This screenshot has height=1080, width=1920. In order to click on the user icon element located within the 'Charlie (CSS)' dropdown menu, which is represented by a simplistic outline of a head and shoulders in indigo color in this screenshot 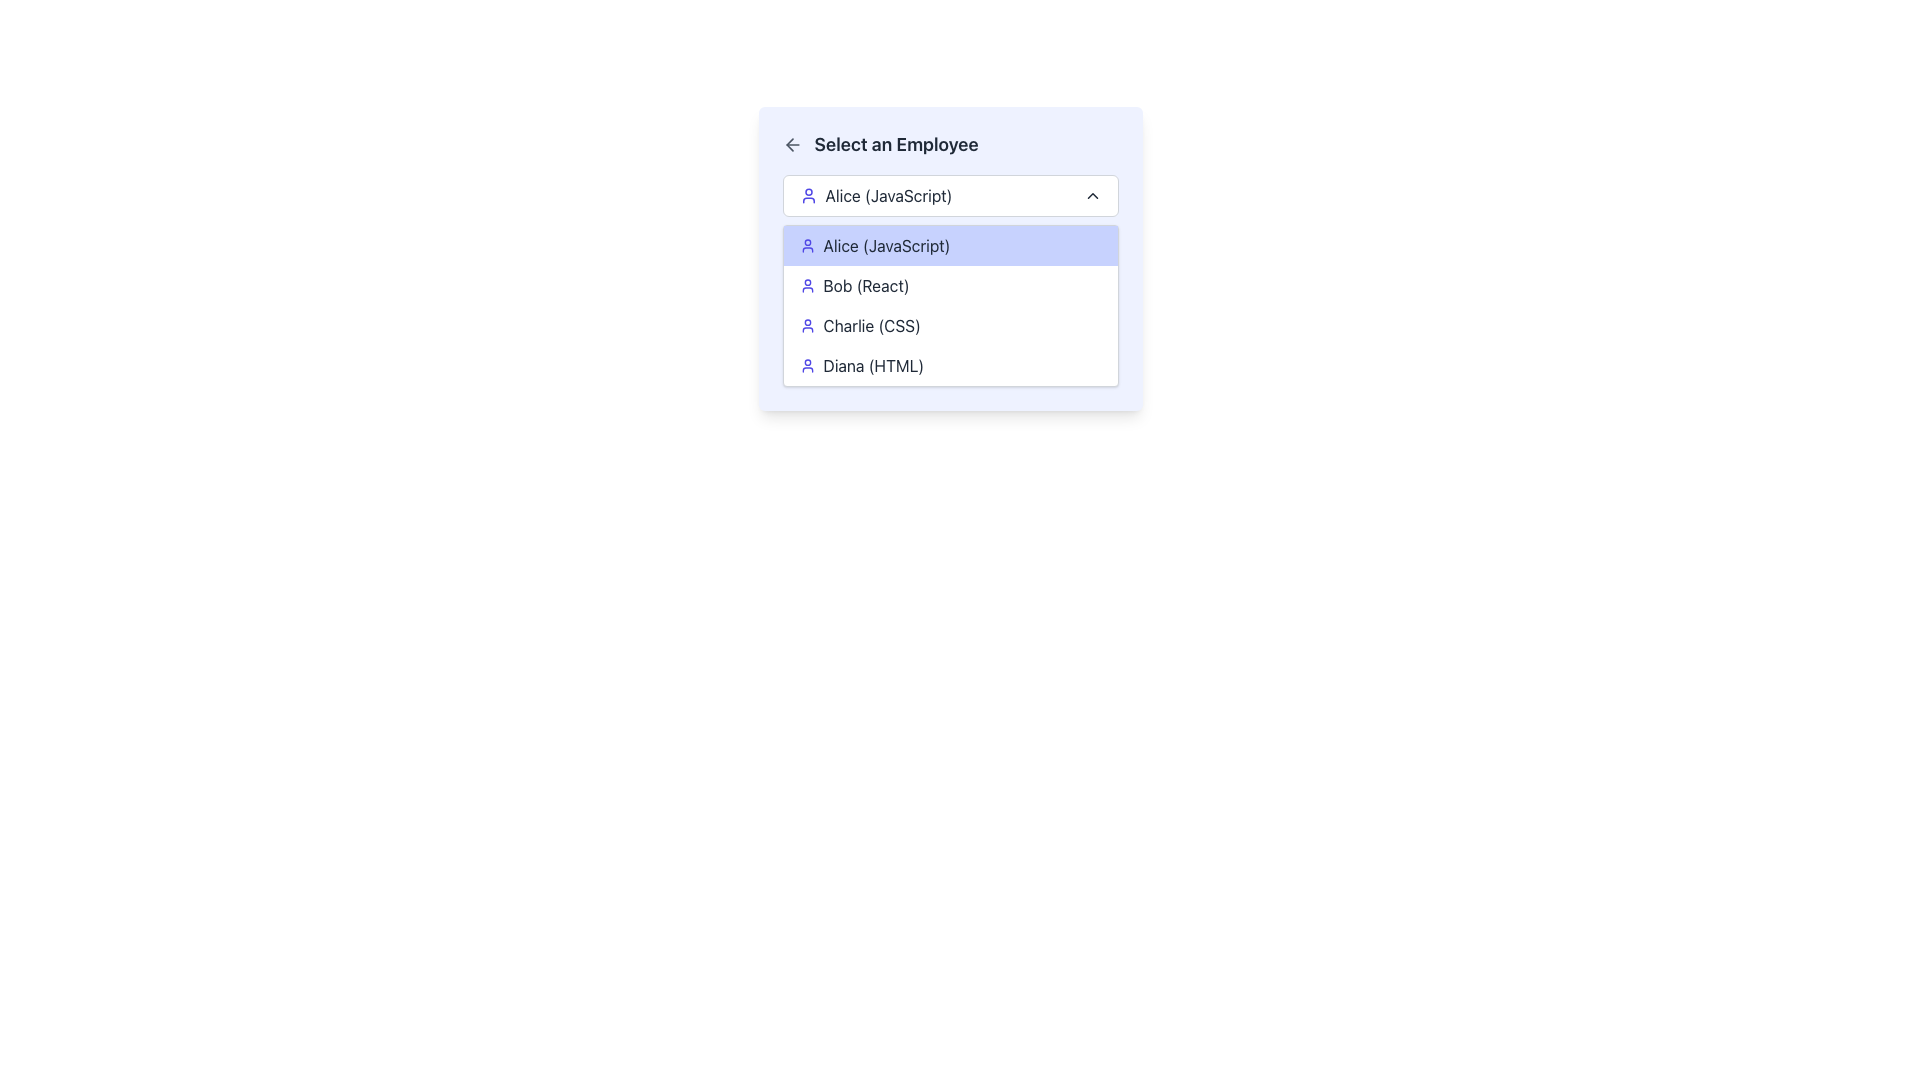, I will do `click(807, 325)`.